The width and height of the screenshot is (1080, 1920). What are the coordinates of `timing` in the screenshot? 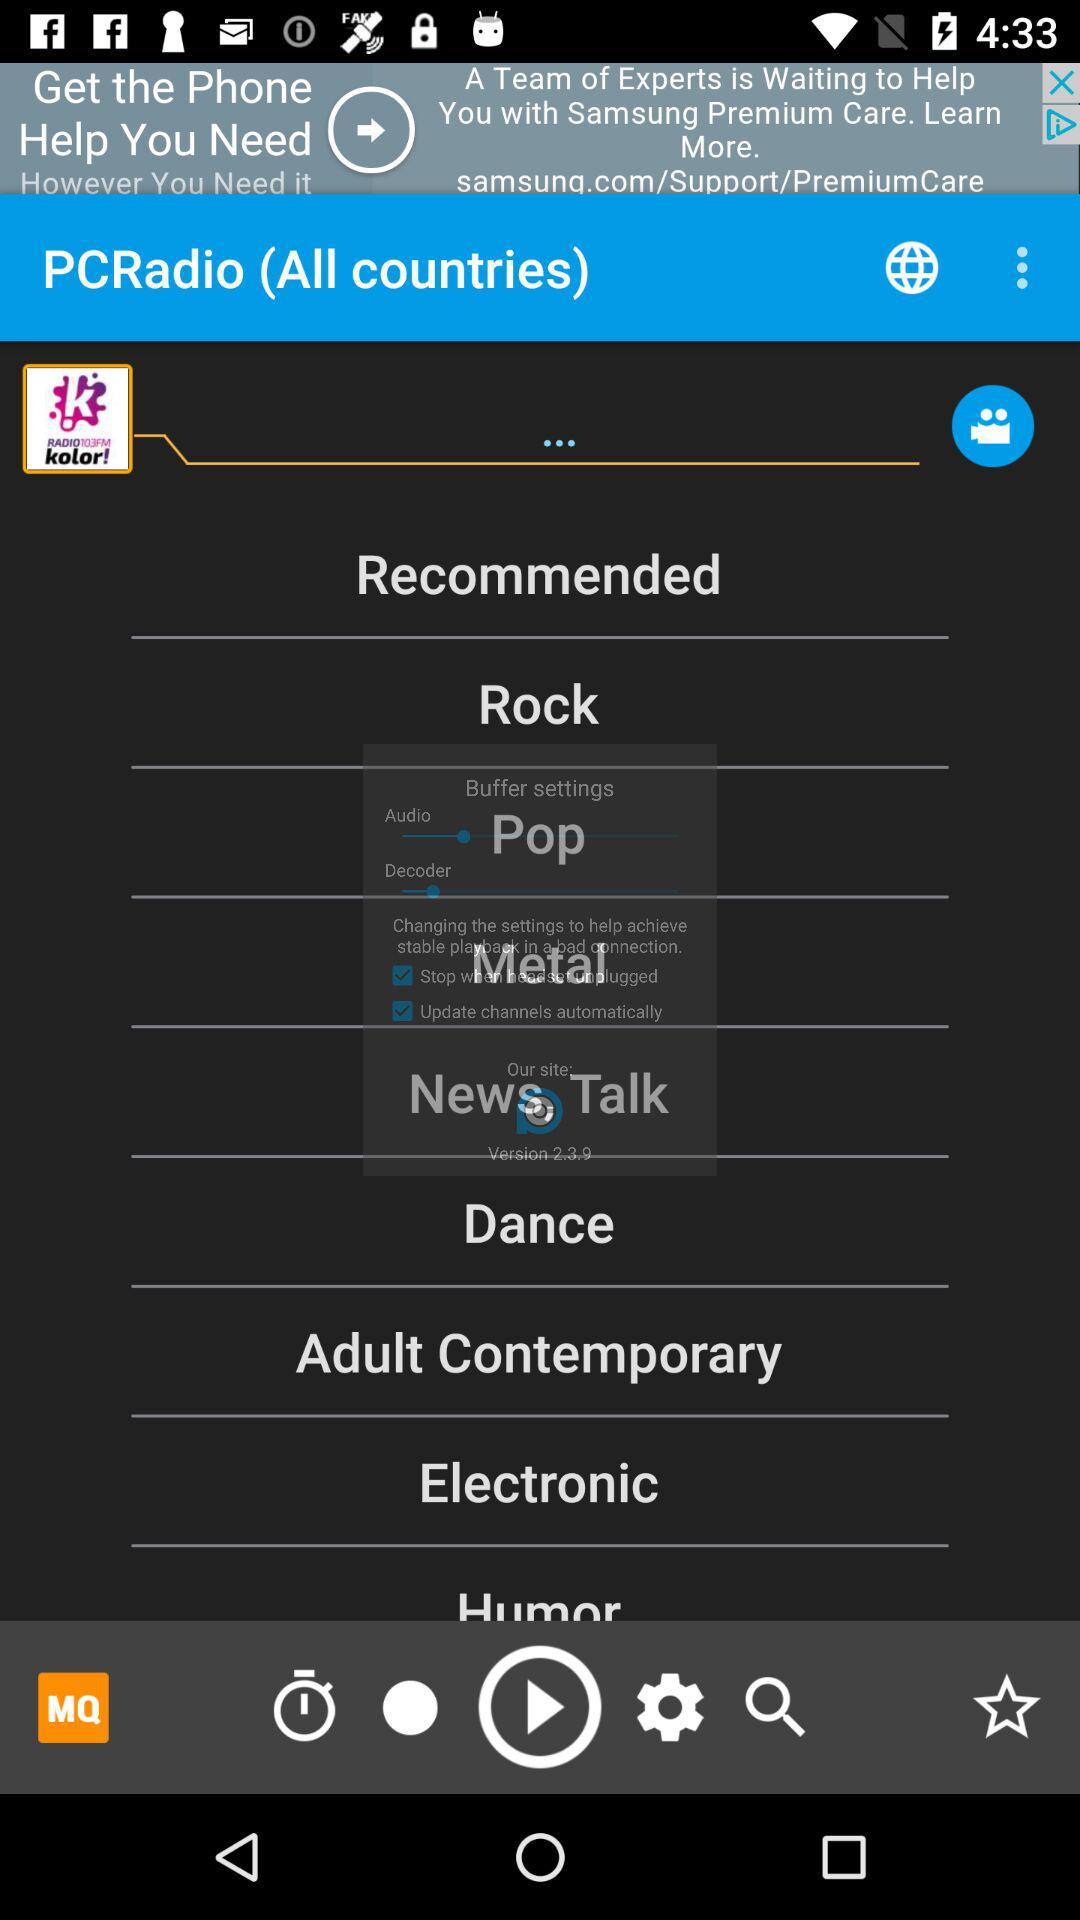 It's located at (304, 1706).